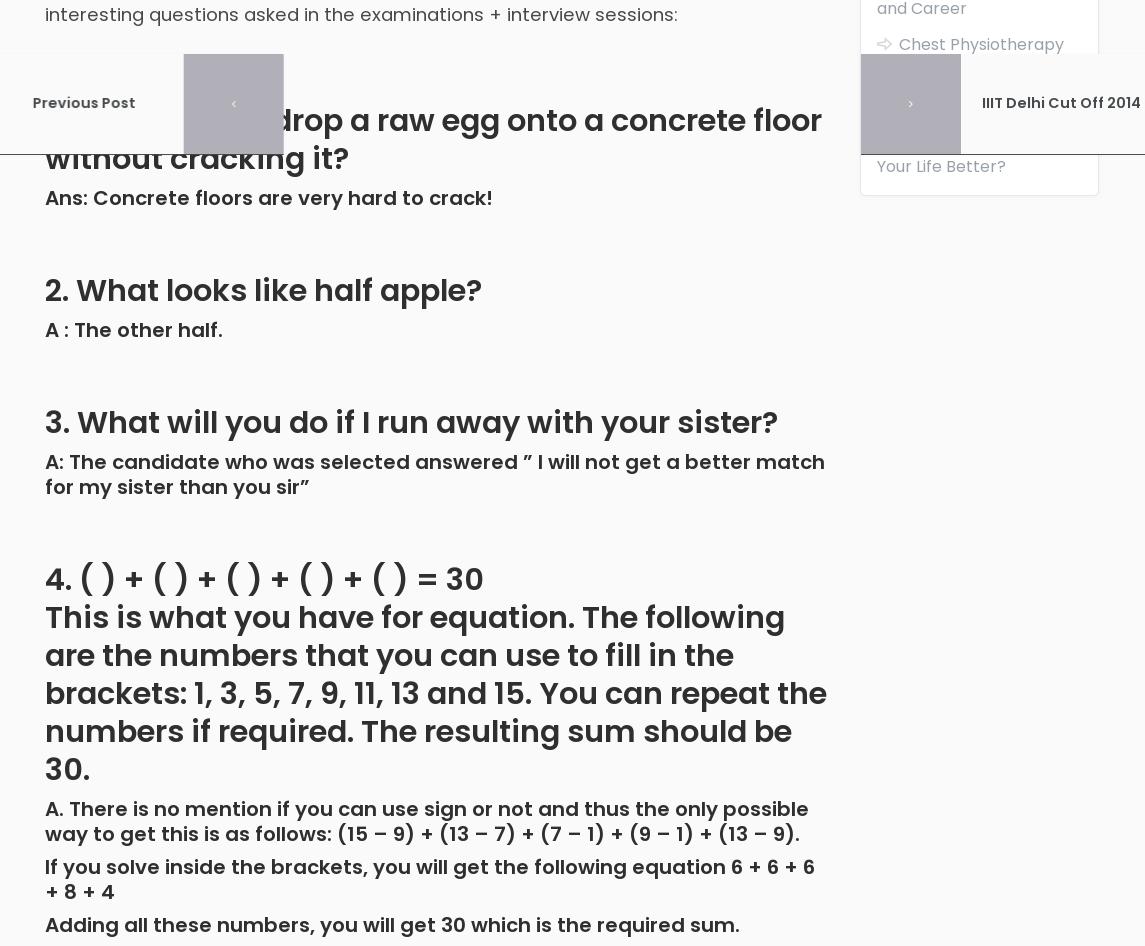 This screenshot has height=946, width=1145. Describe the element at coordinates (133, 329) in the screenshot. I see `'A : The other half.'` at that location.